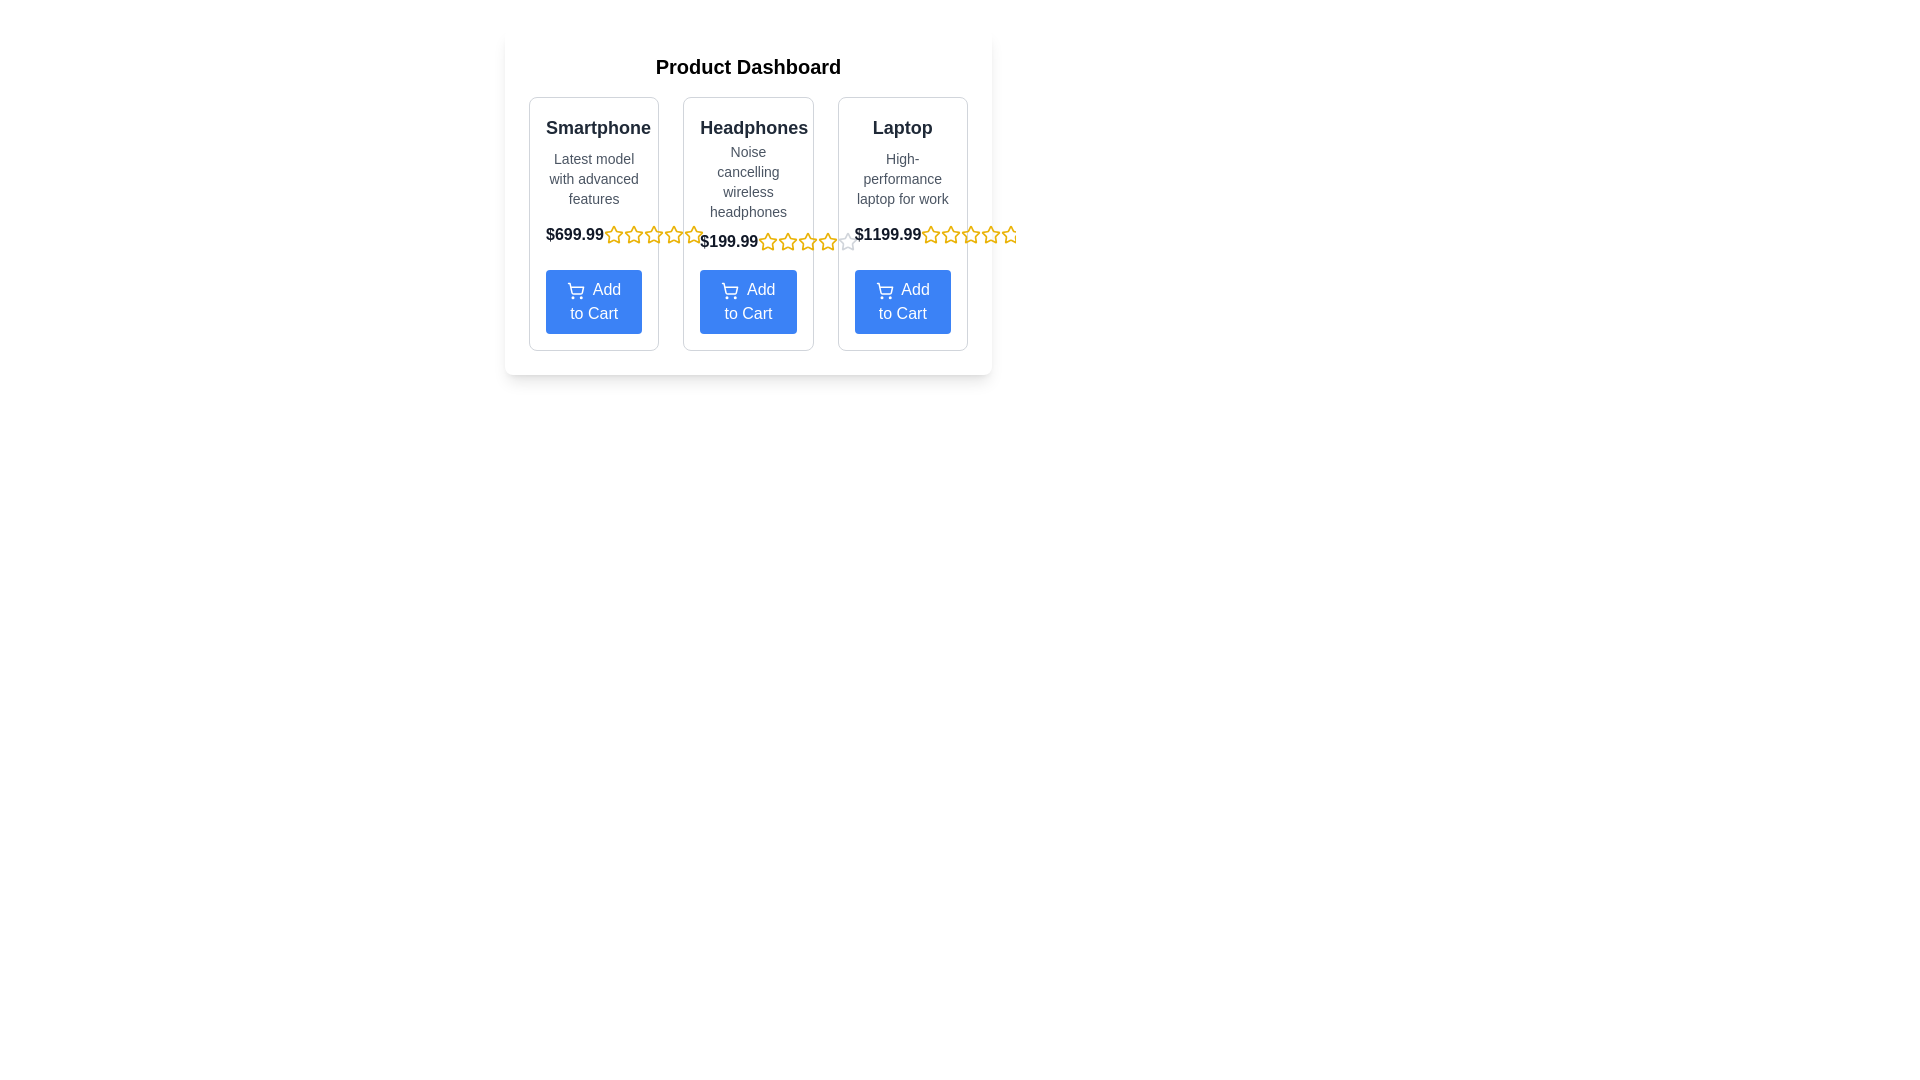  I want to click on the seventh star icon from a sequence of 10 stars, so click(828, 241).